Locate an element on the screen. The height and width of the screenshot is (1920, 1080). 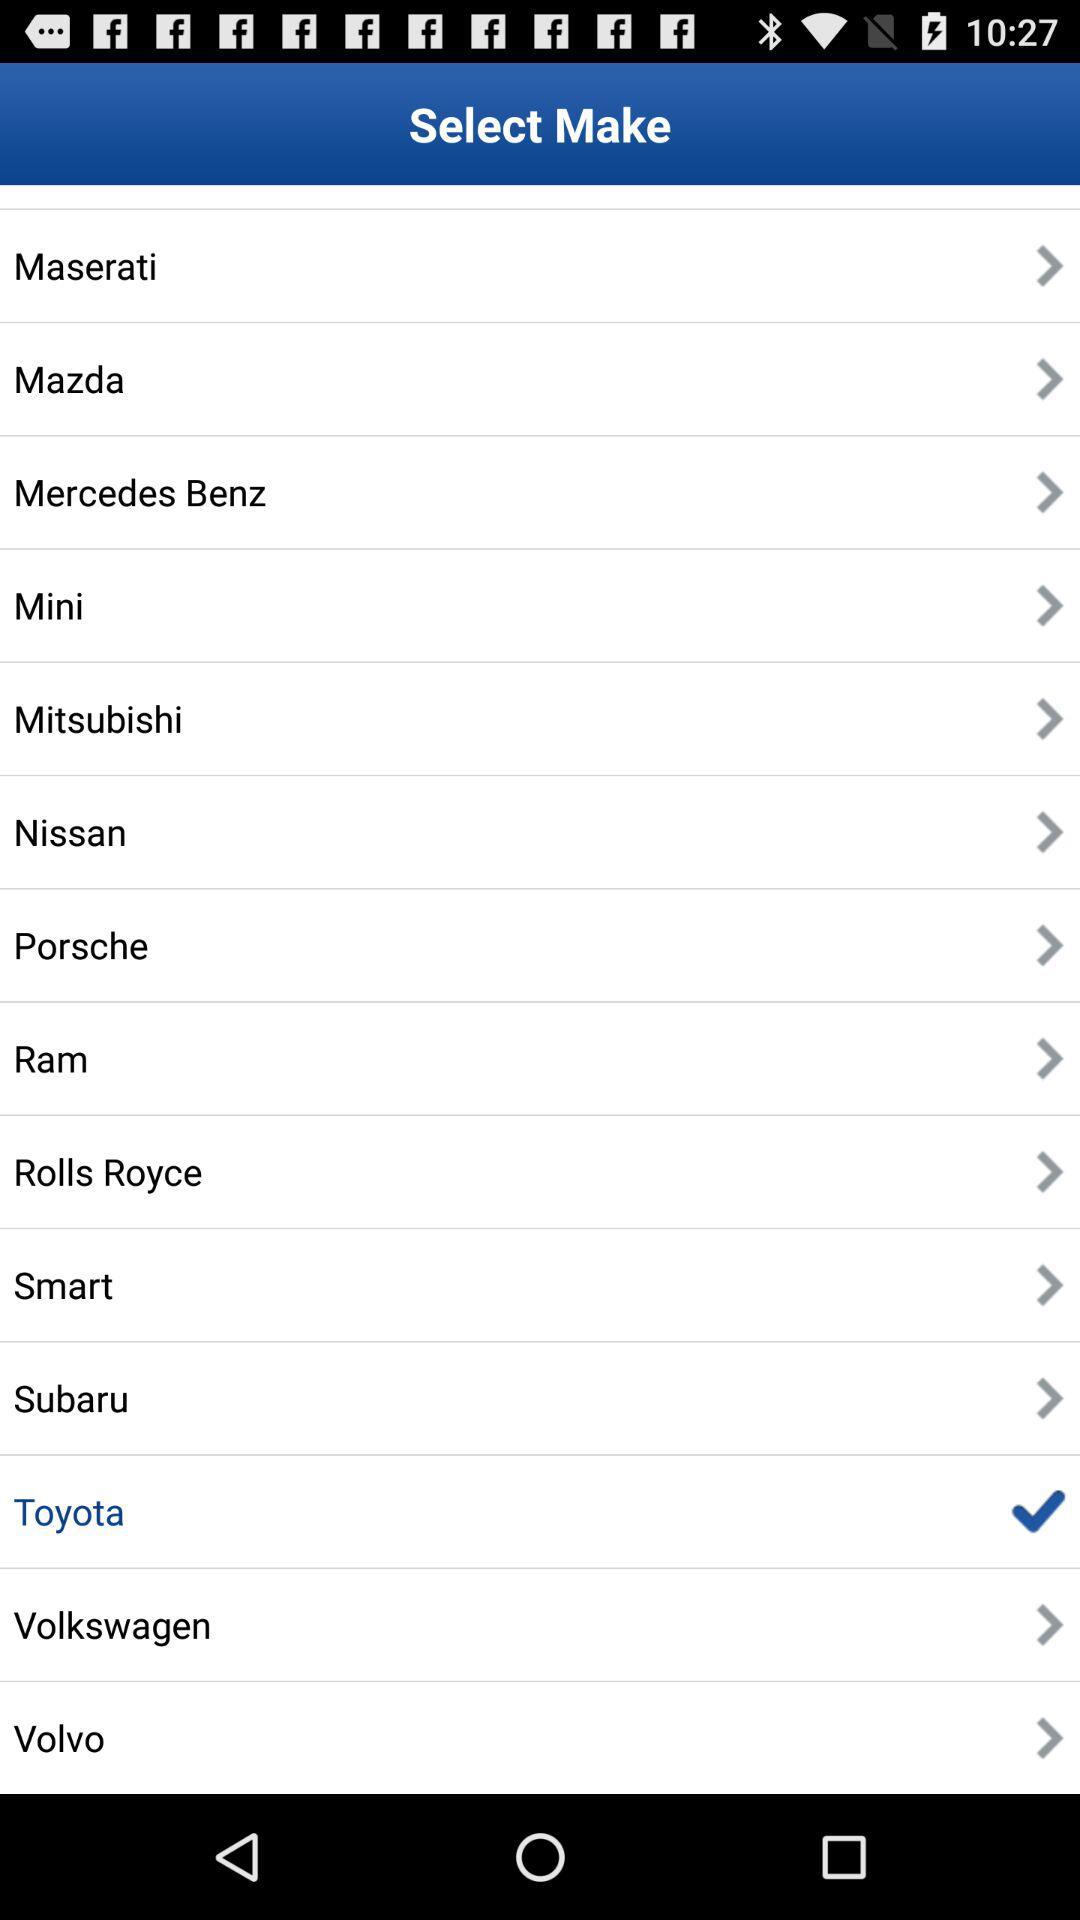
the nissan icon is located at coordinates (69, 831).